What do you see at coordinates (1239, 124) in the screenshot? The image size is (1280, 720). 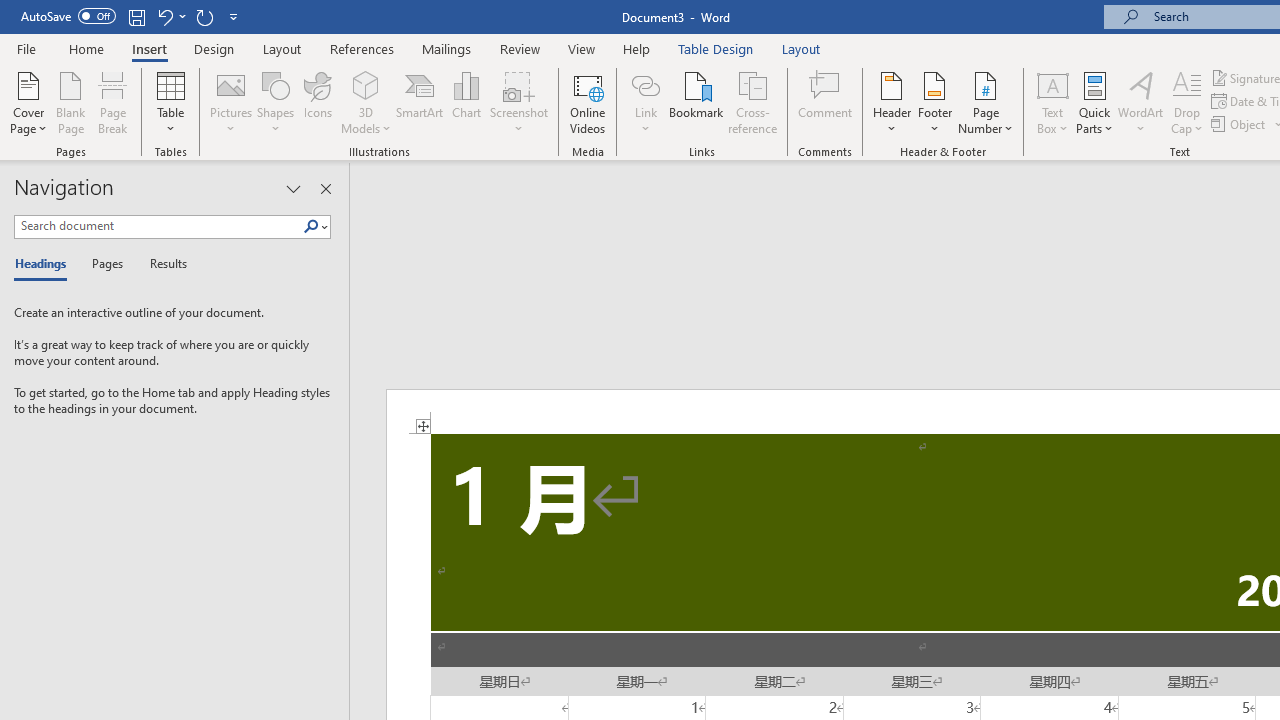 I see `'Object...'` at bounding box center [1239, 124].